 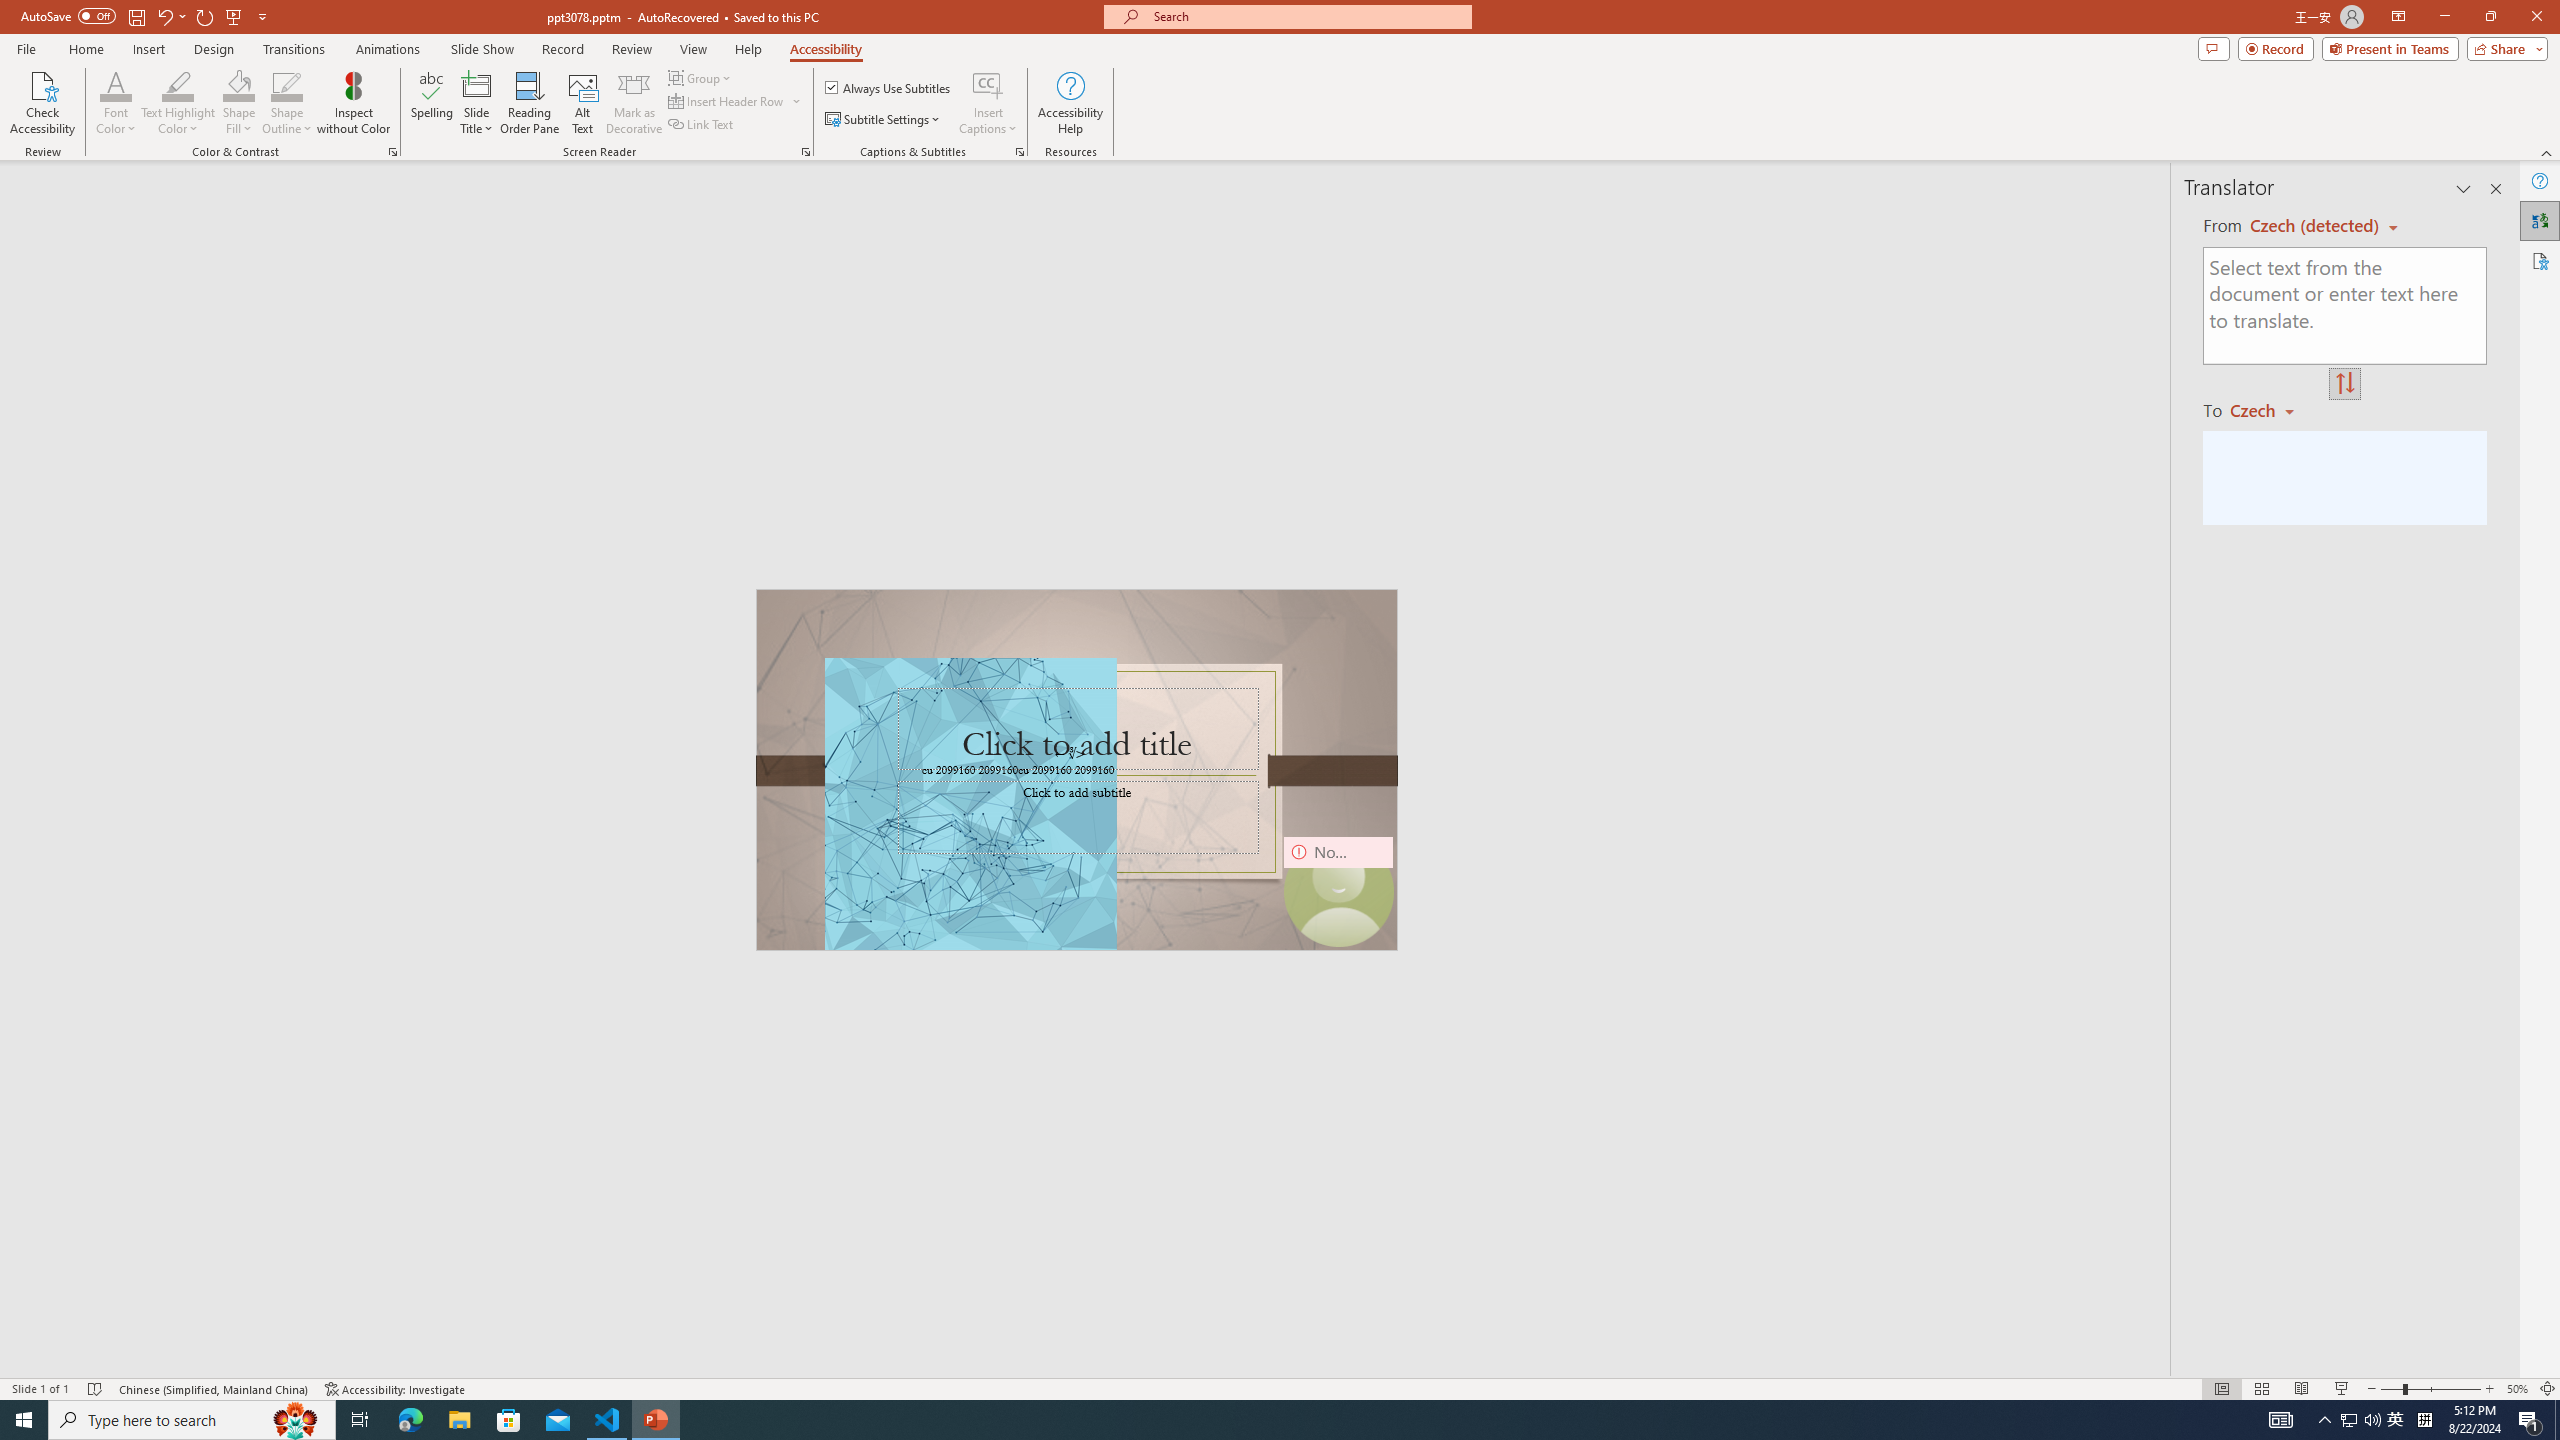 I want to click on 'An abstract genetic concept', so click(x=1076, y=769).